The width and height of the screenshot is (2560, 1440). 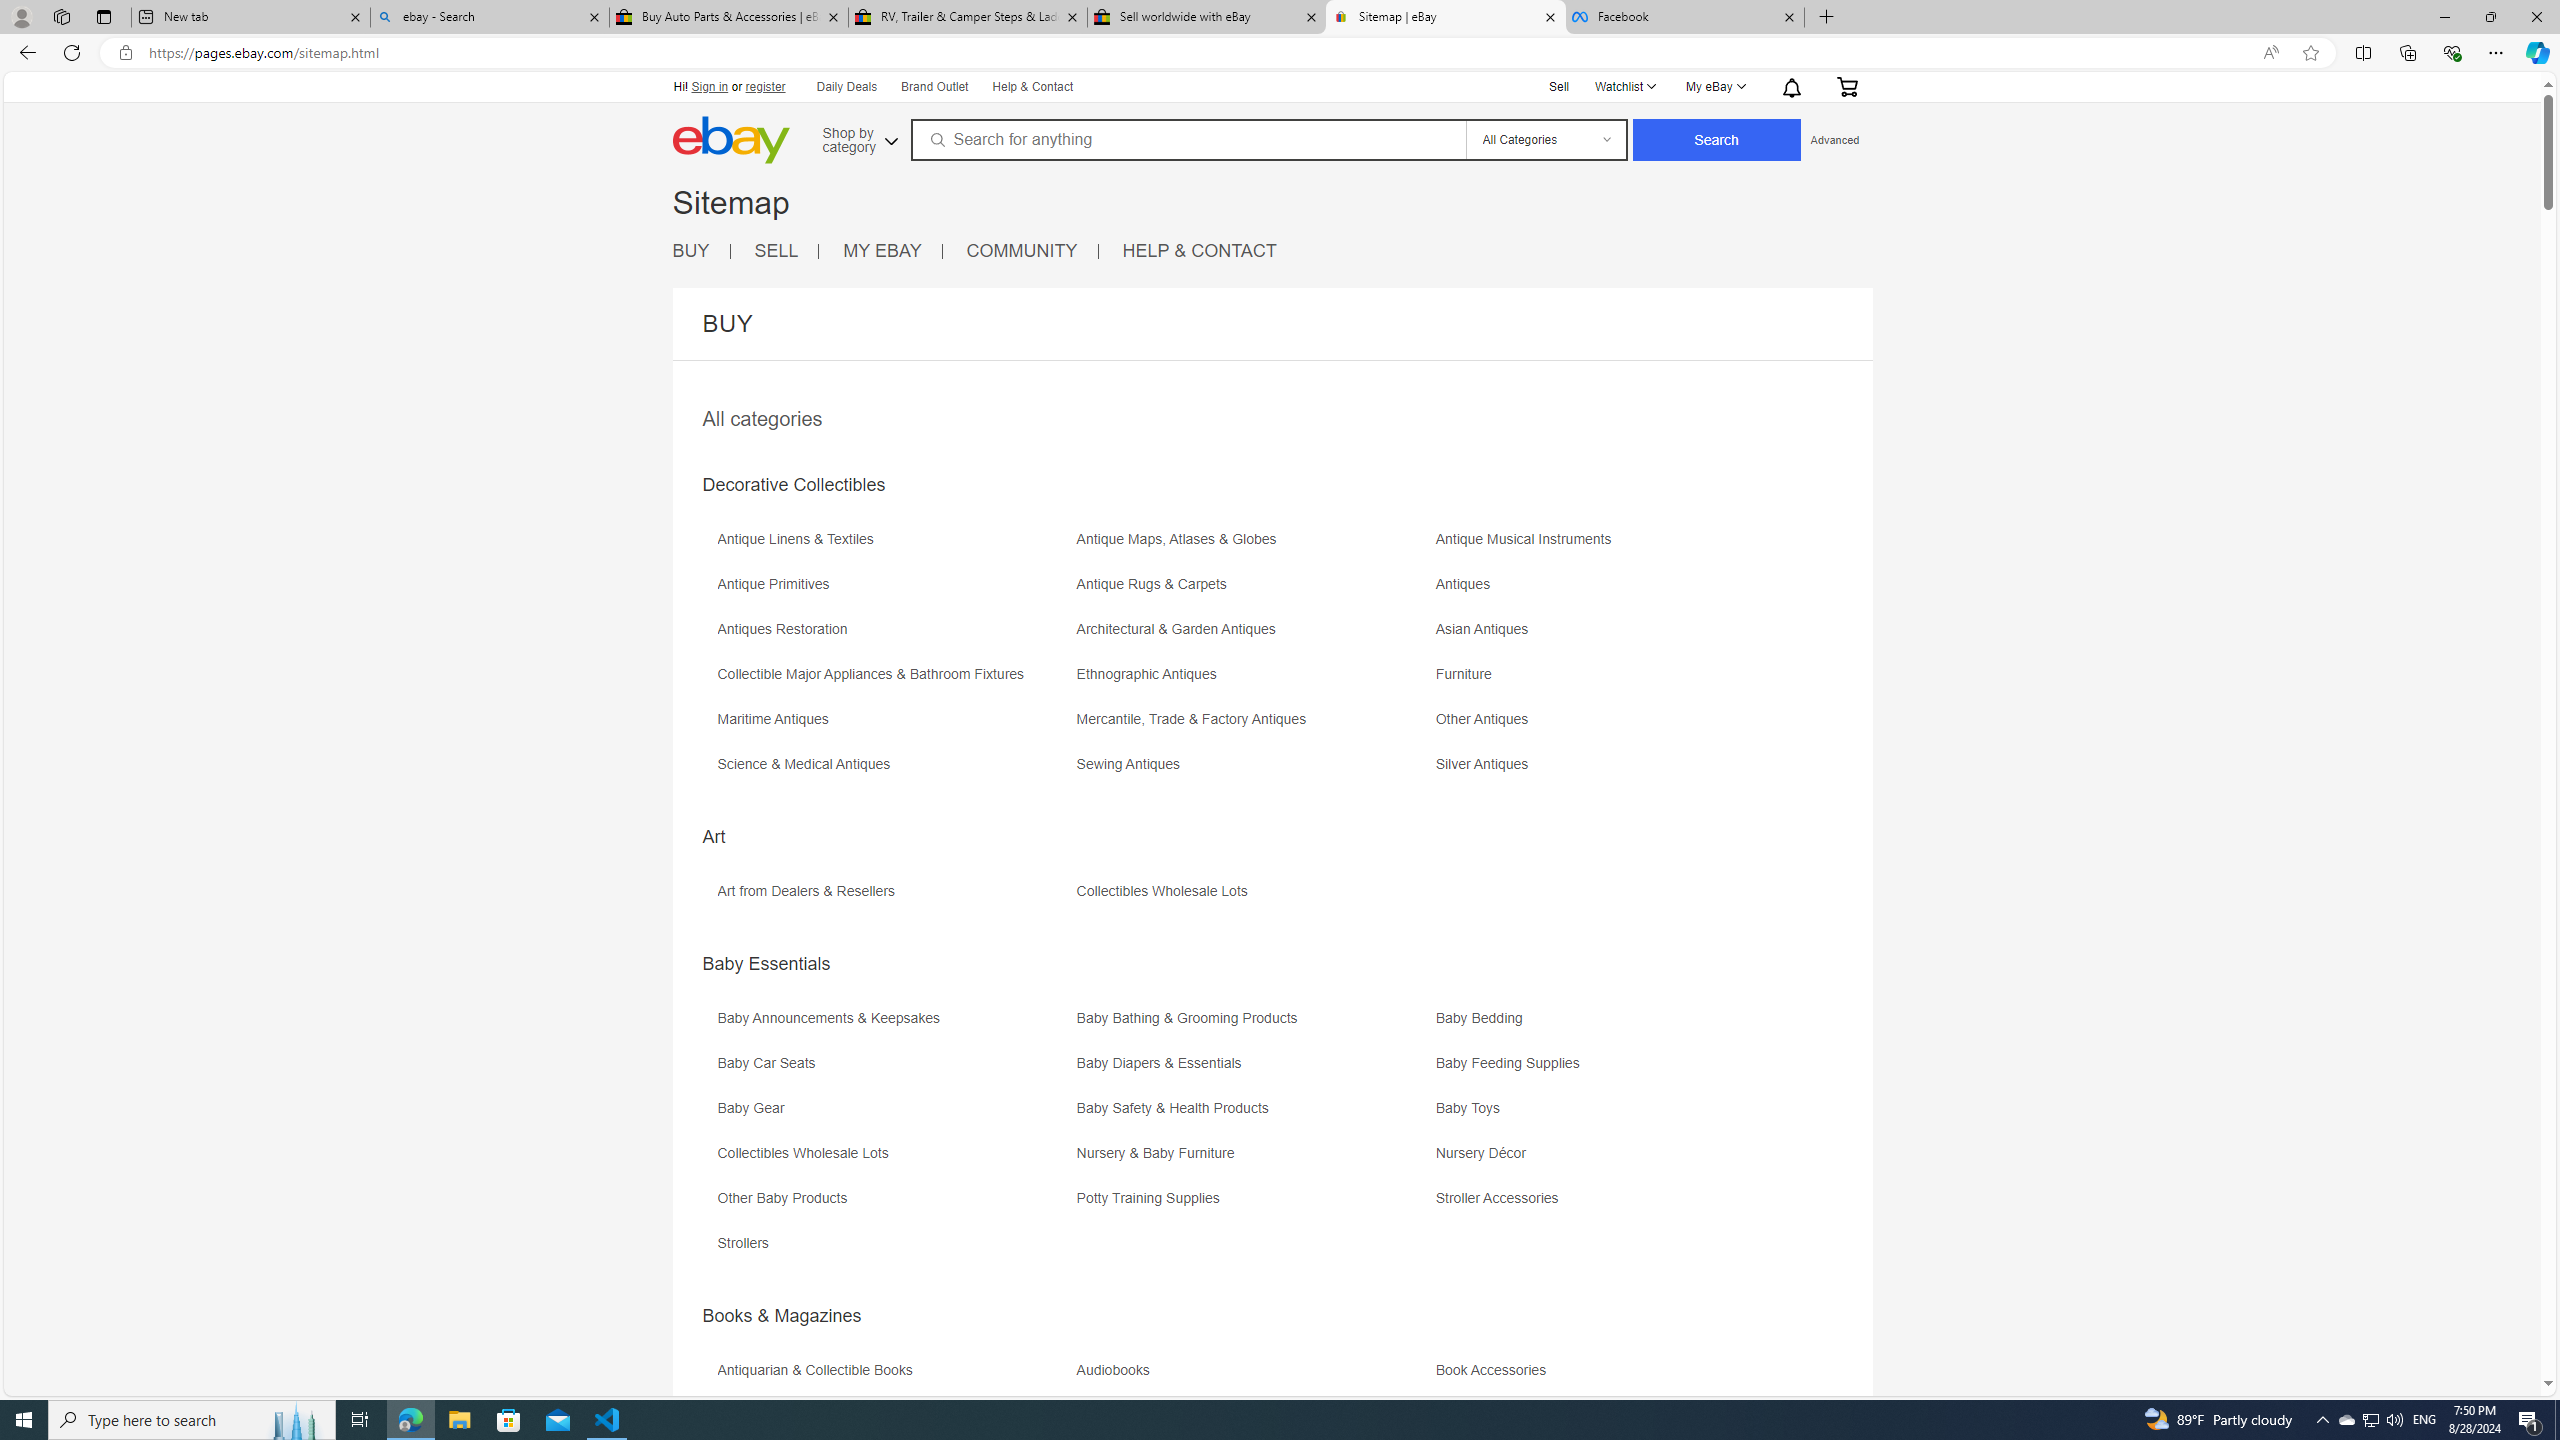 What do you see at coordinates (2311, 53) in the screenshot?
I see `'Add this page to favorites (Ctrl+D)'` at bounding box center [2311, 53].